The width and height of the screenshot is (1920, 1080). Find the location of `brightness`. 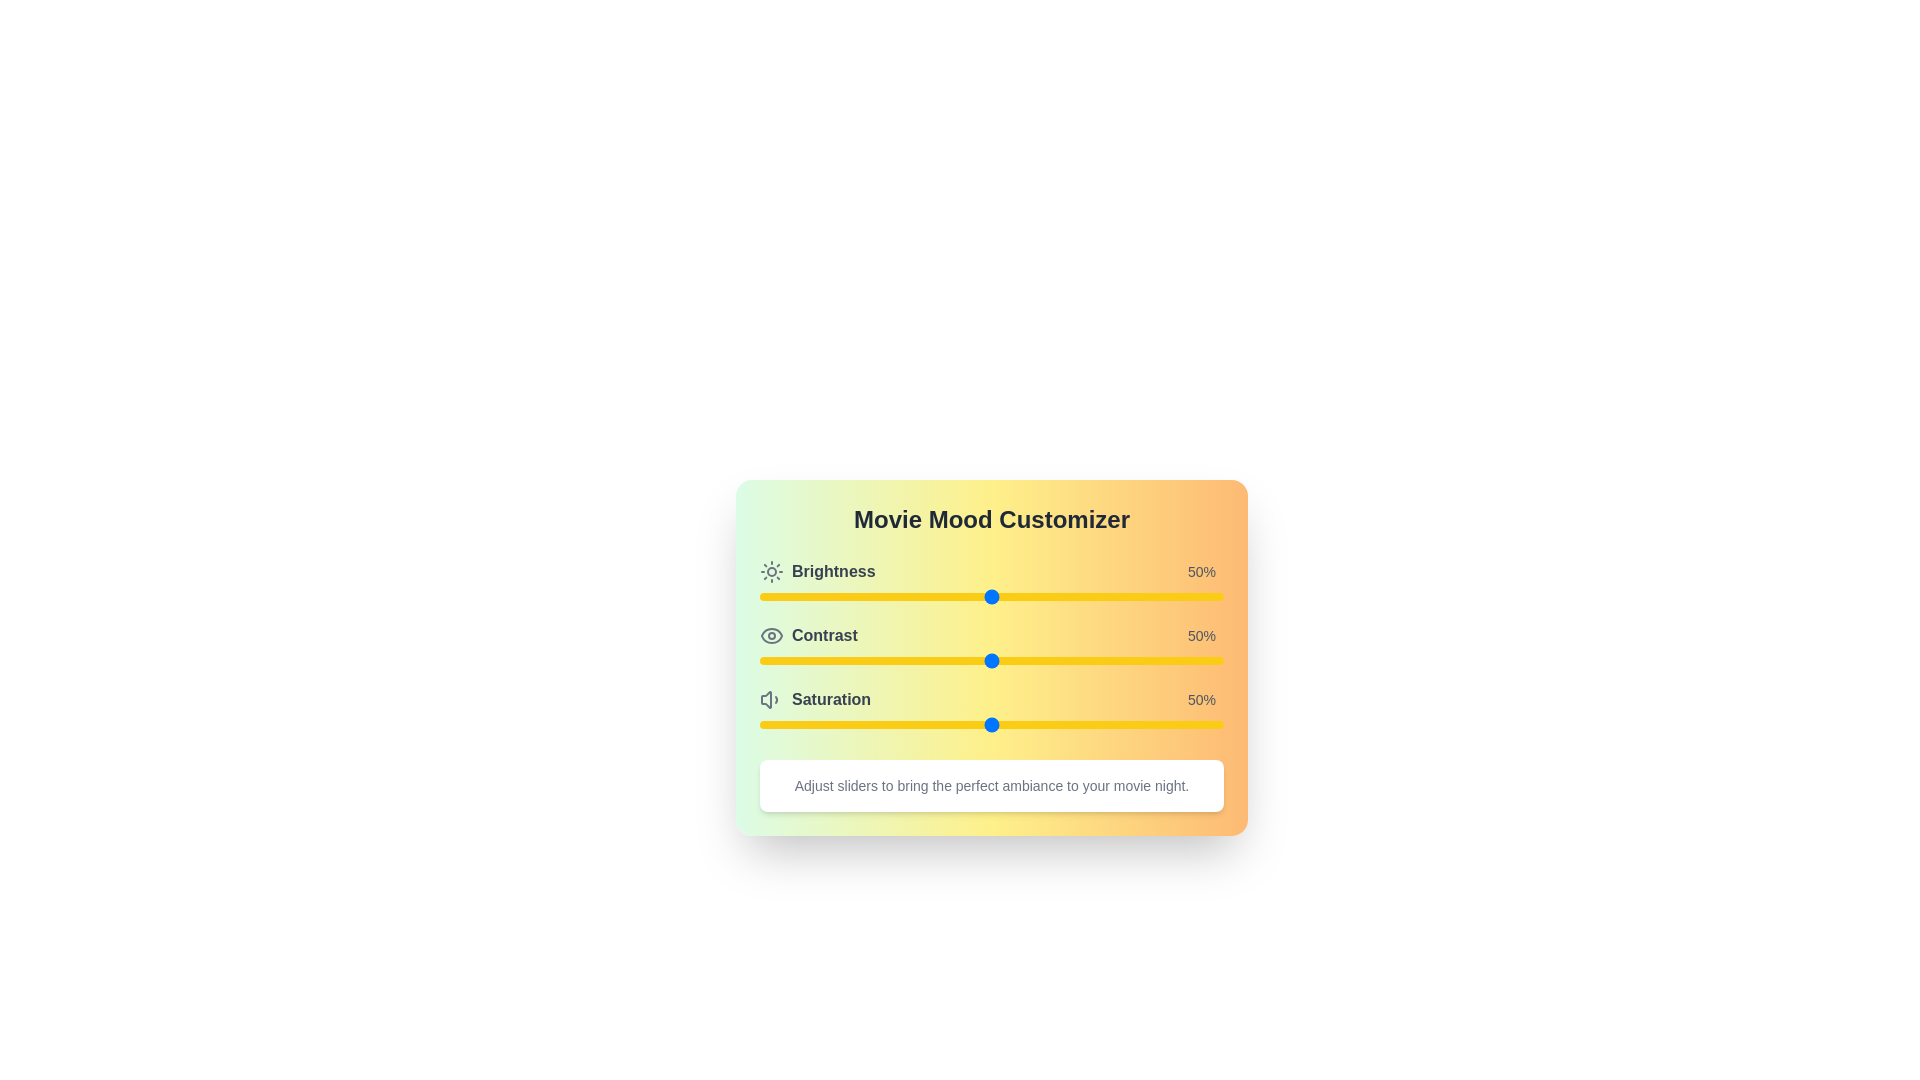

brightness is located at coordinates (1069, 596).